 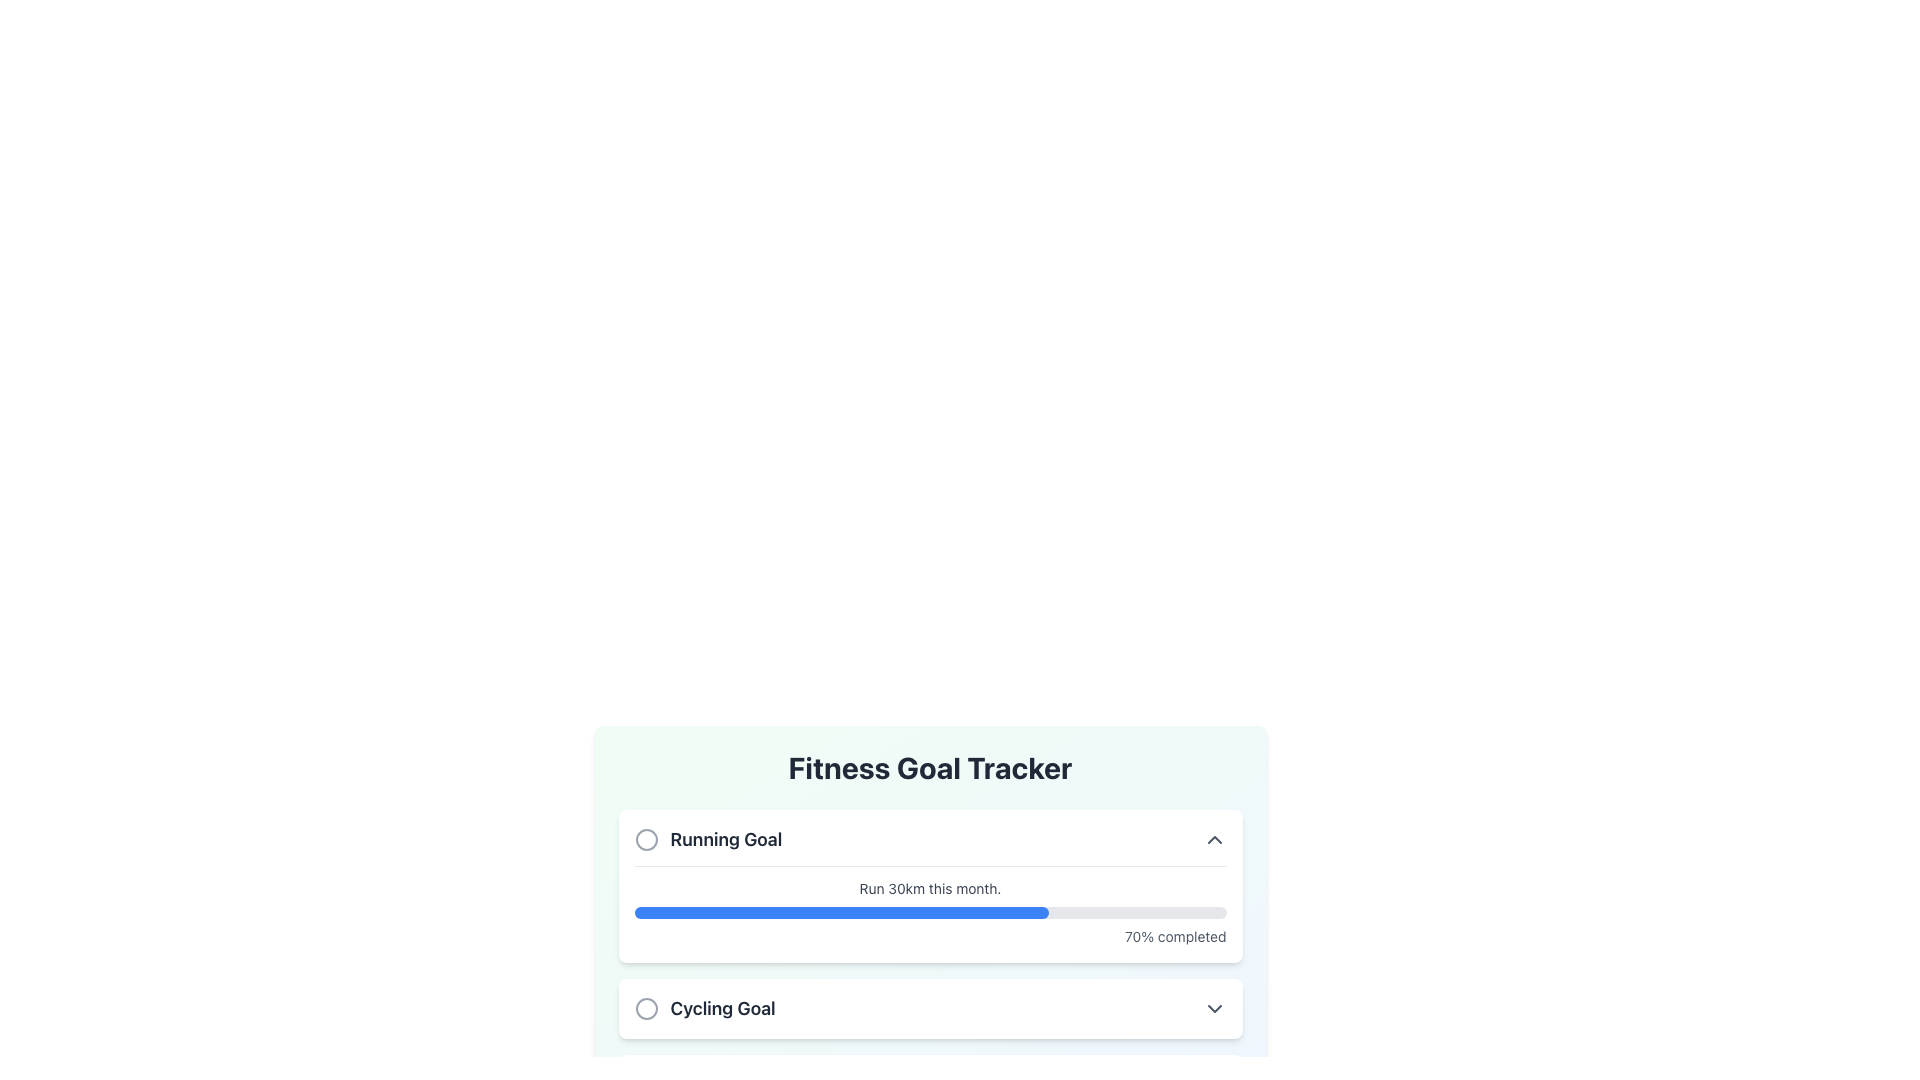 What do you see at coordinates (929, 840) in the screenshot?
I see `the adjacent icons in the Title section of the card that details a running goal, located at the top section of the card` at bounding box center [929, 840].